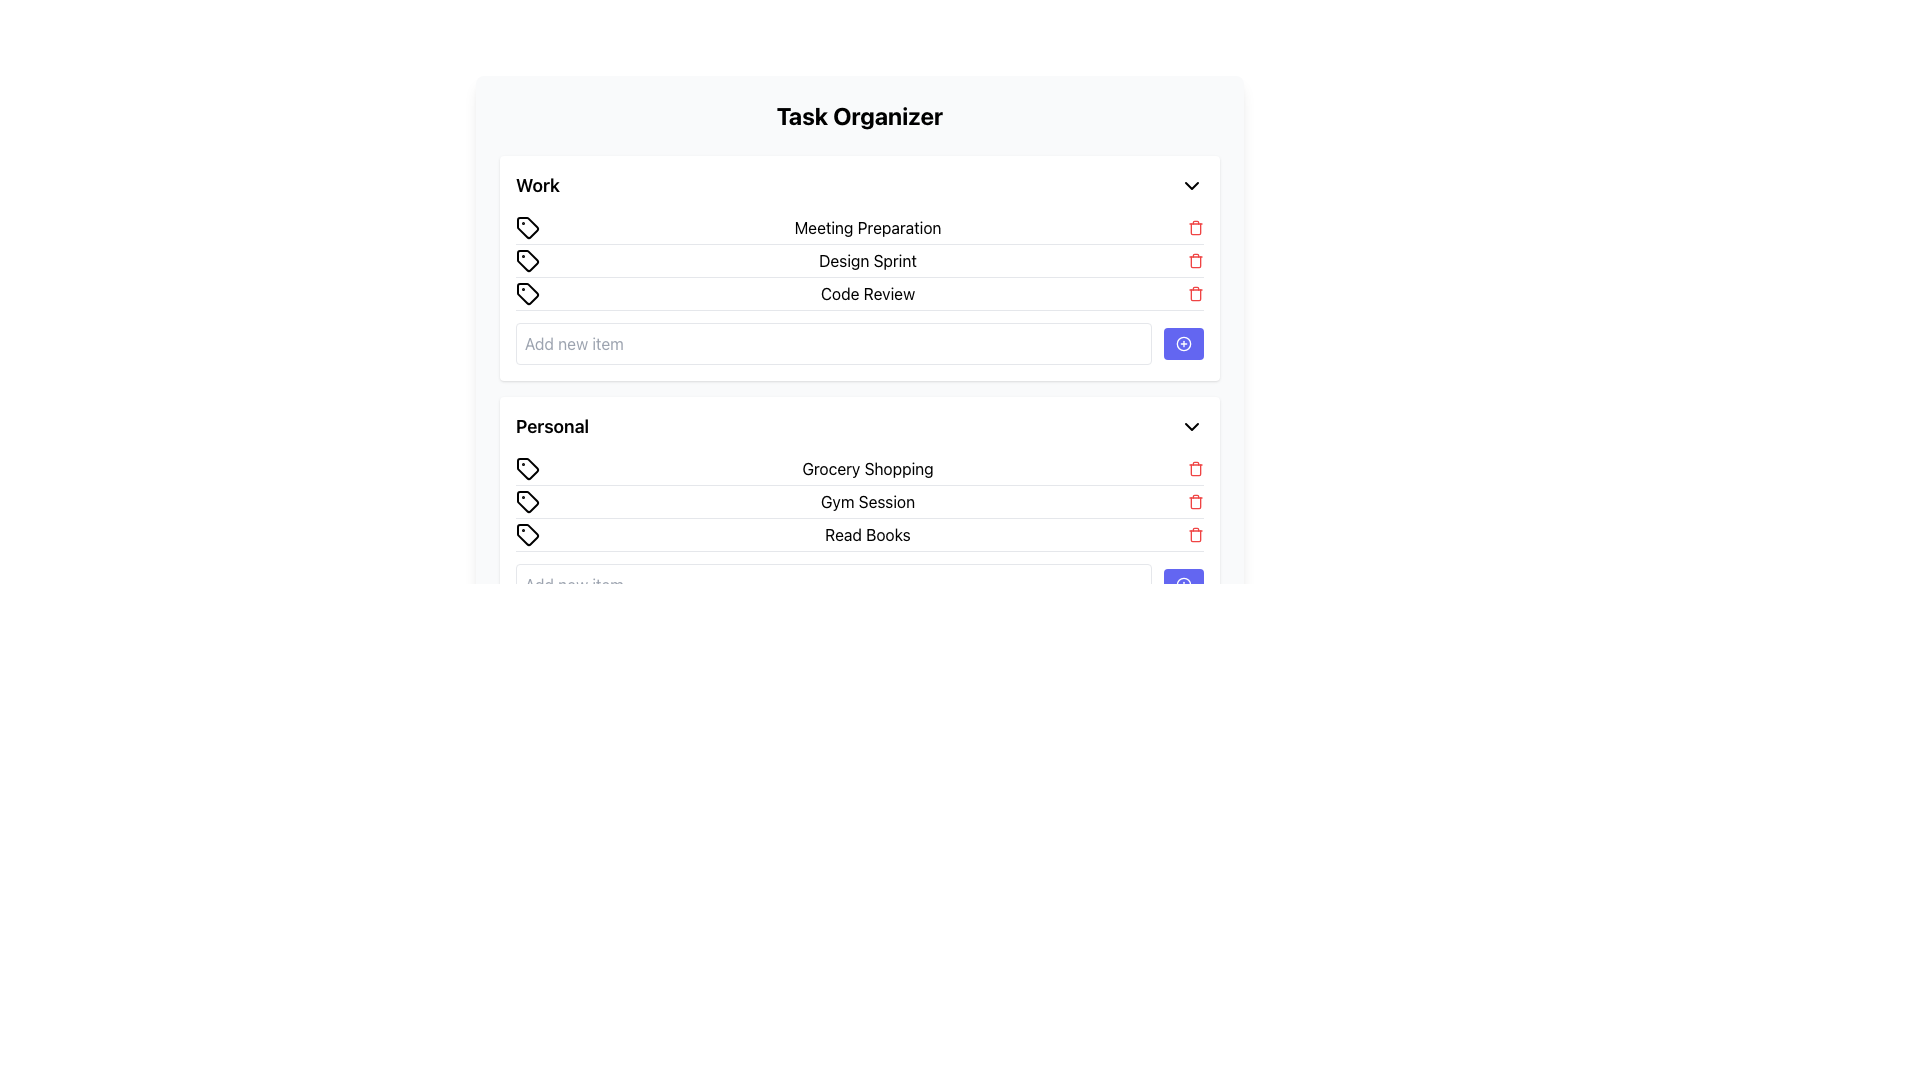  I want to click on the delete icon button located in the 'Work' group, adjacent to the 'Code Review' task for visual feedback, so click(1195, 293).